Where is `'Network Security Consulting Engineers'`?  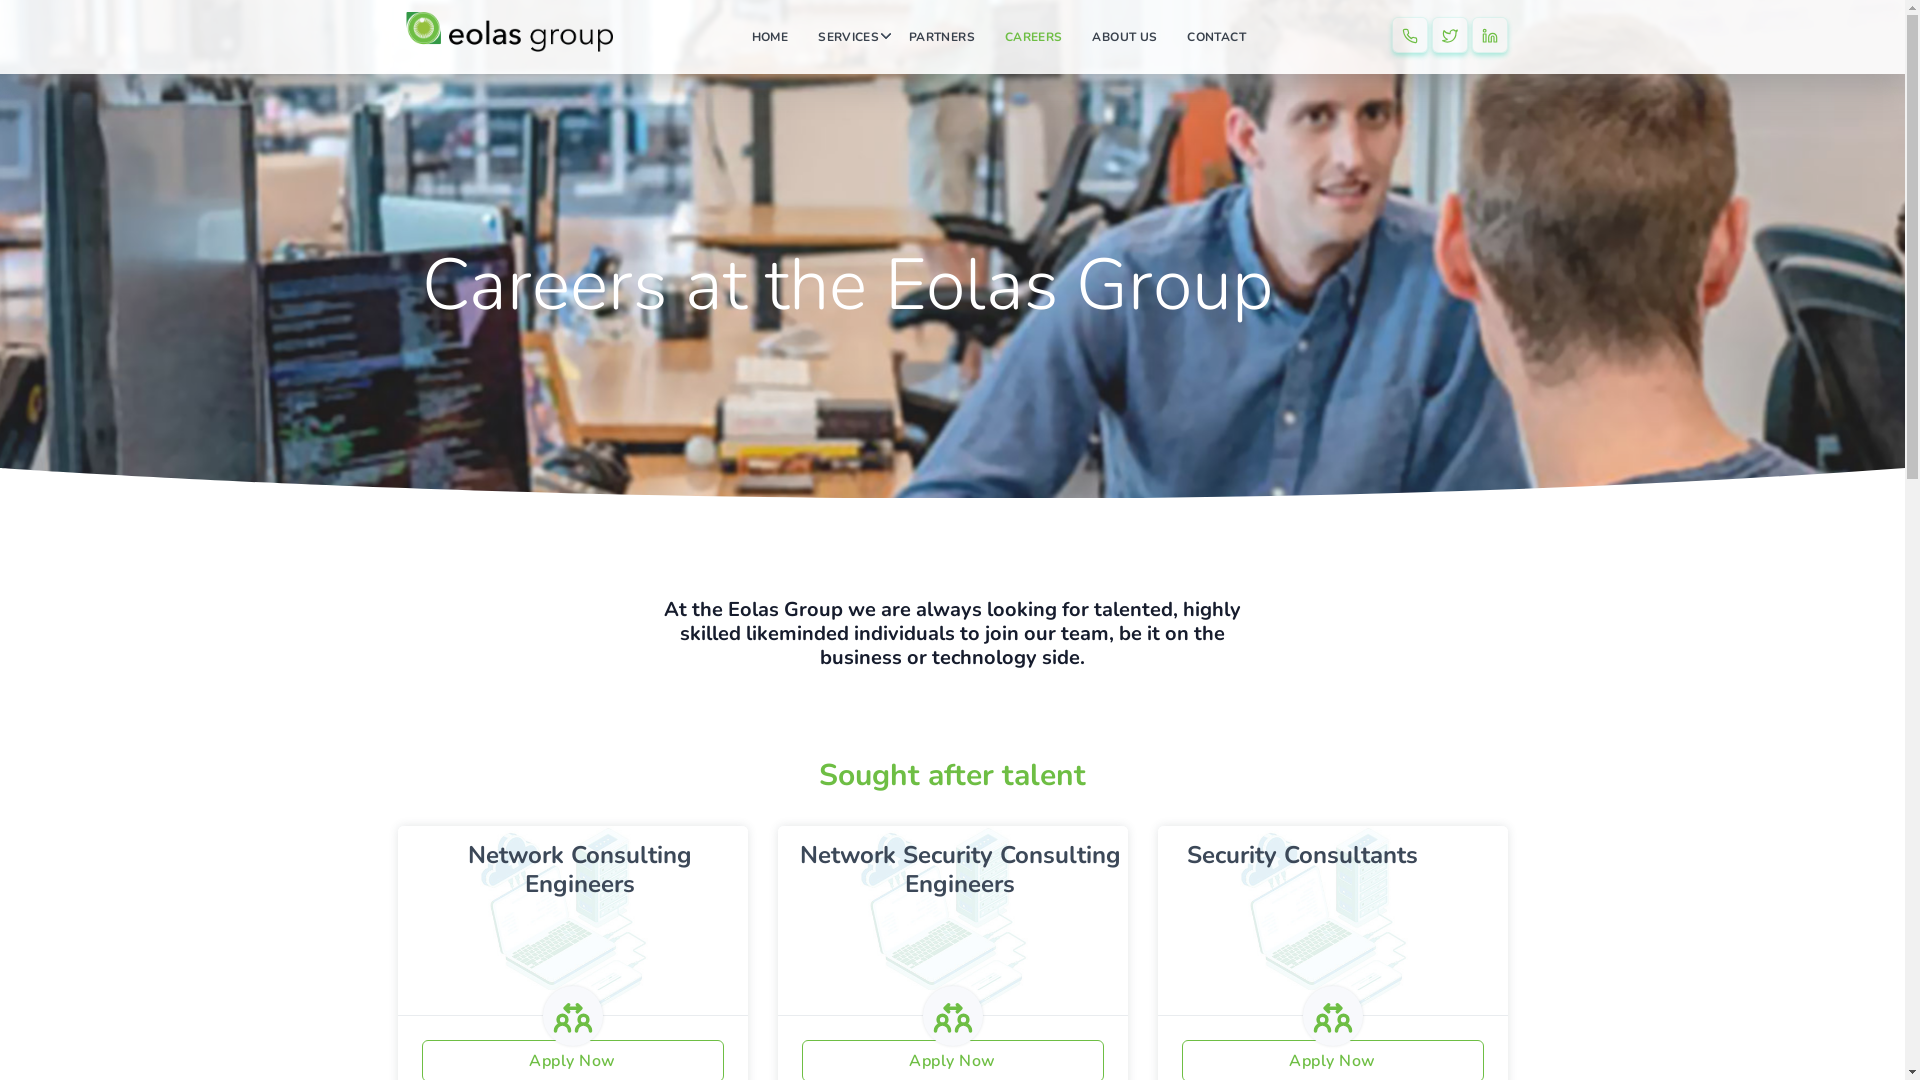 'Network Security Consulting Engineers' is located at coordinates (960, 868).